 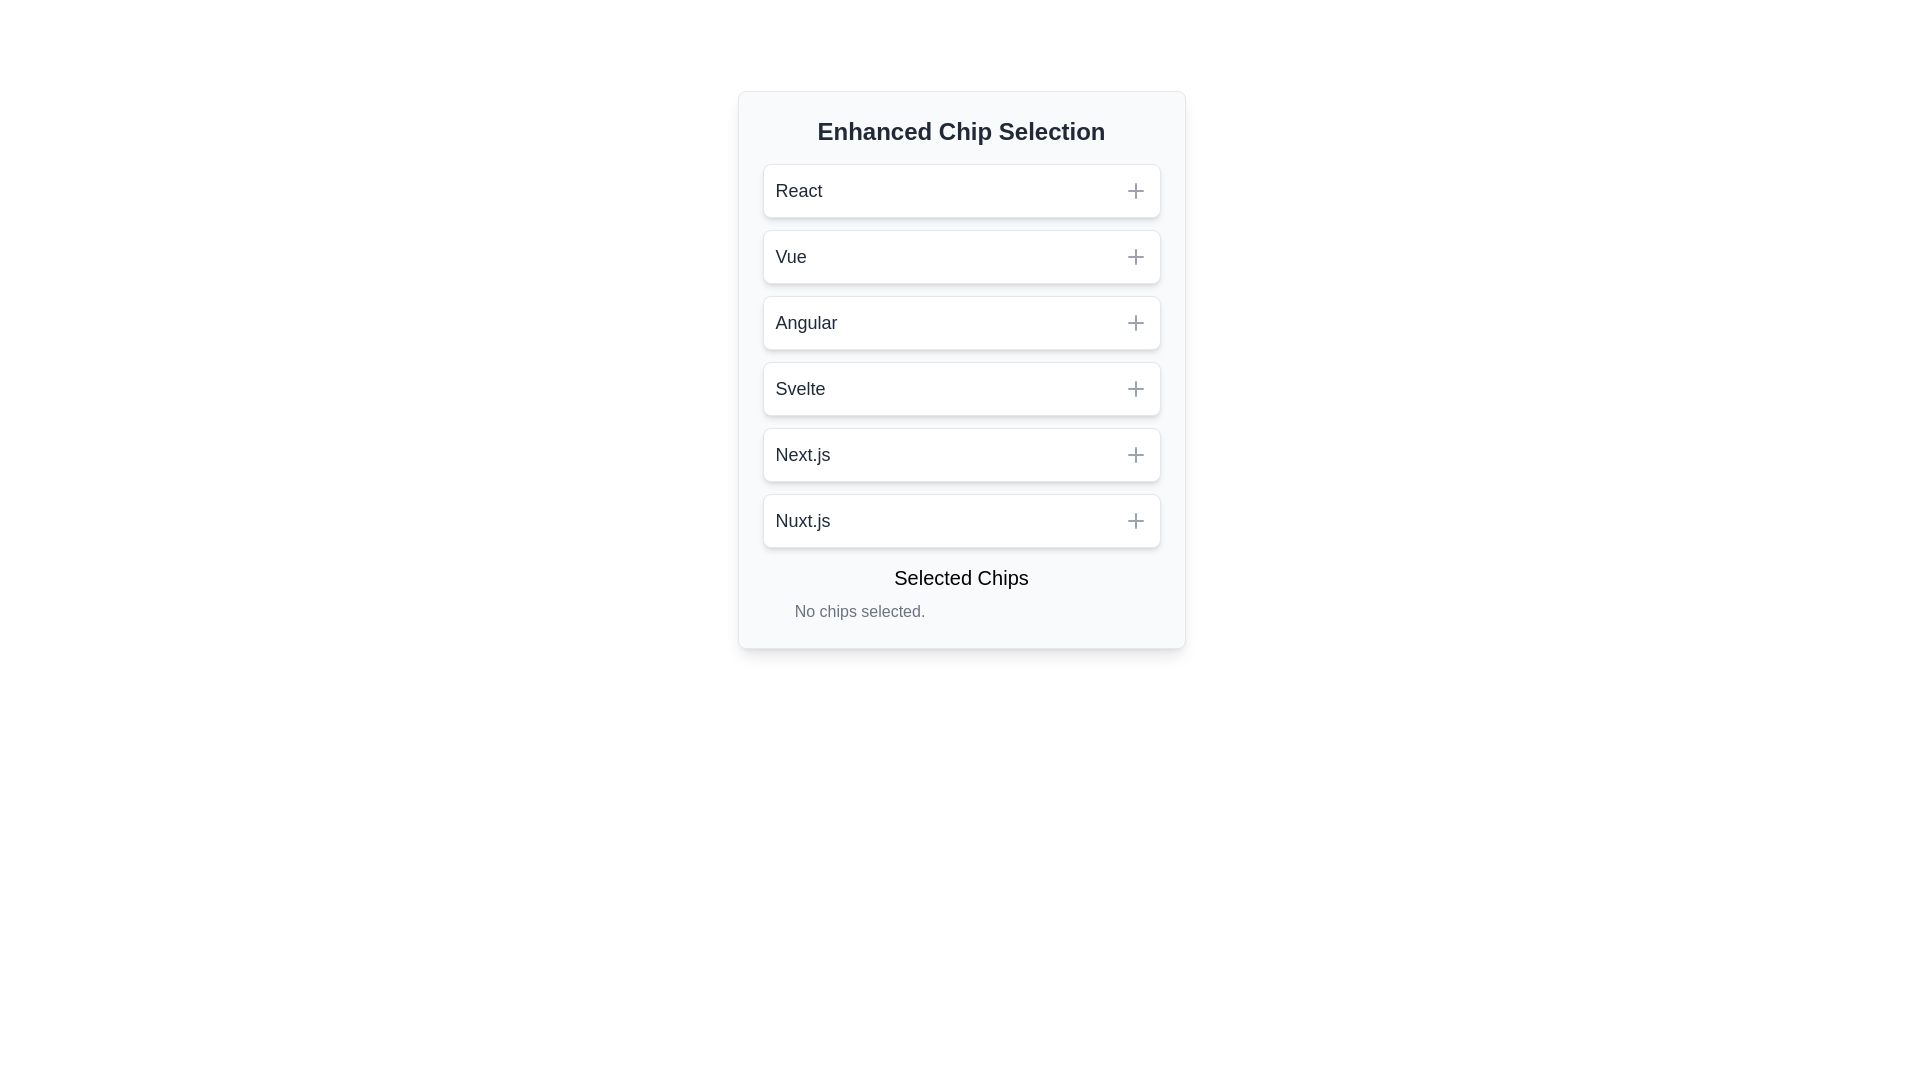 I want to click on the selectable button labeled 'Vue' which is the second button in the list under 'Enhanced Chip Selection', so click(x=961, y=256).